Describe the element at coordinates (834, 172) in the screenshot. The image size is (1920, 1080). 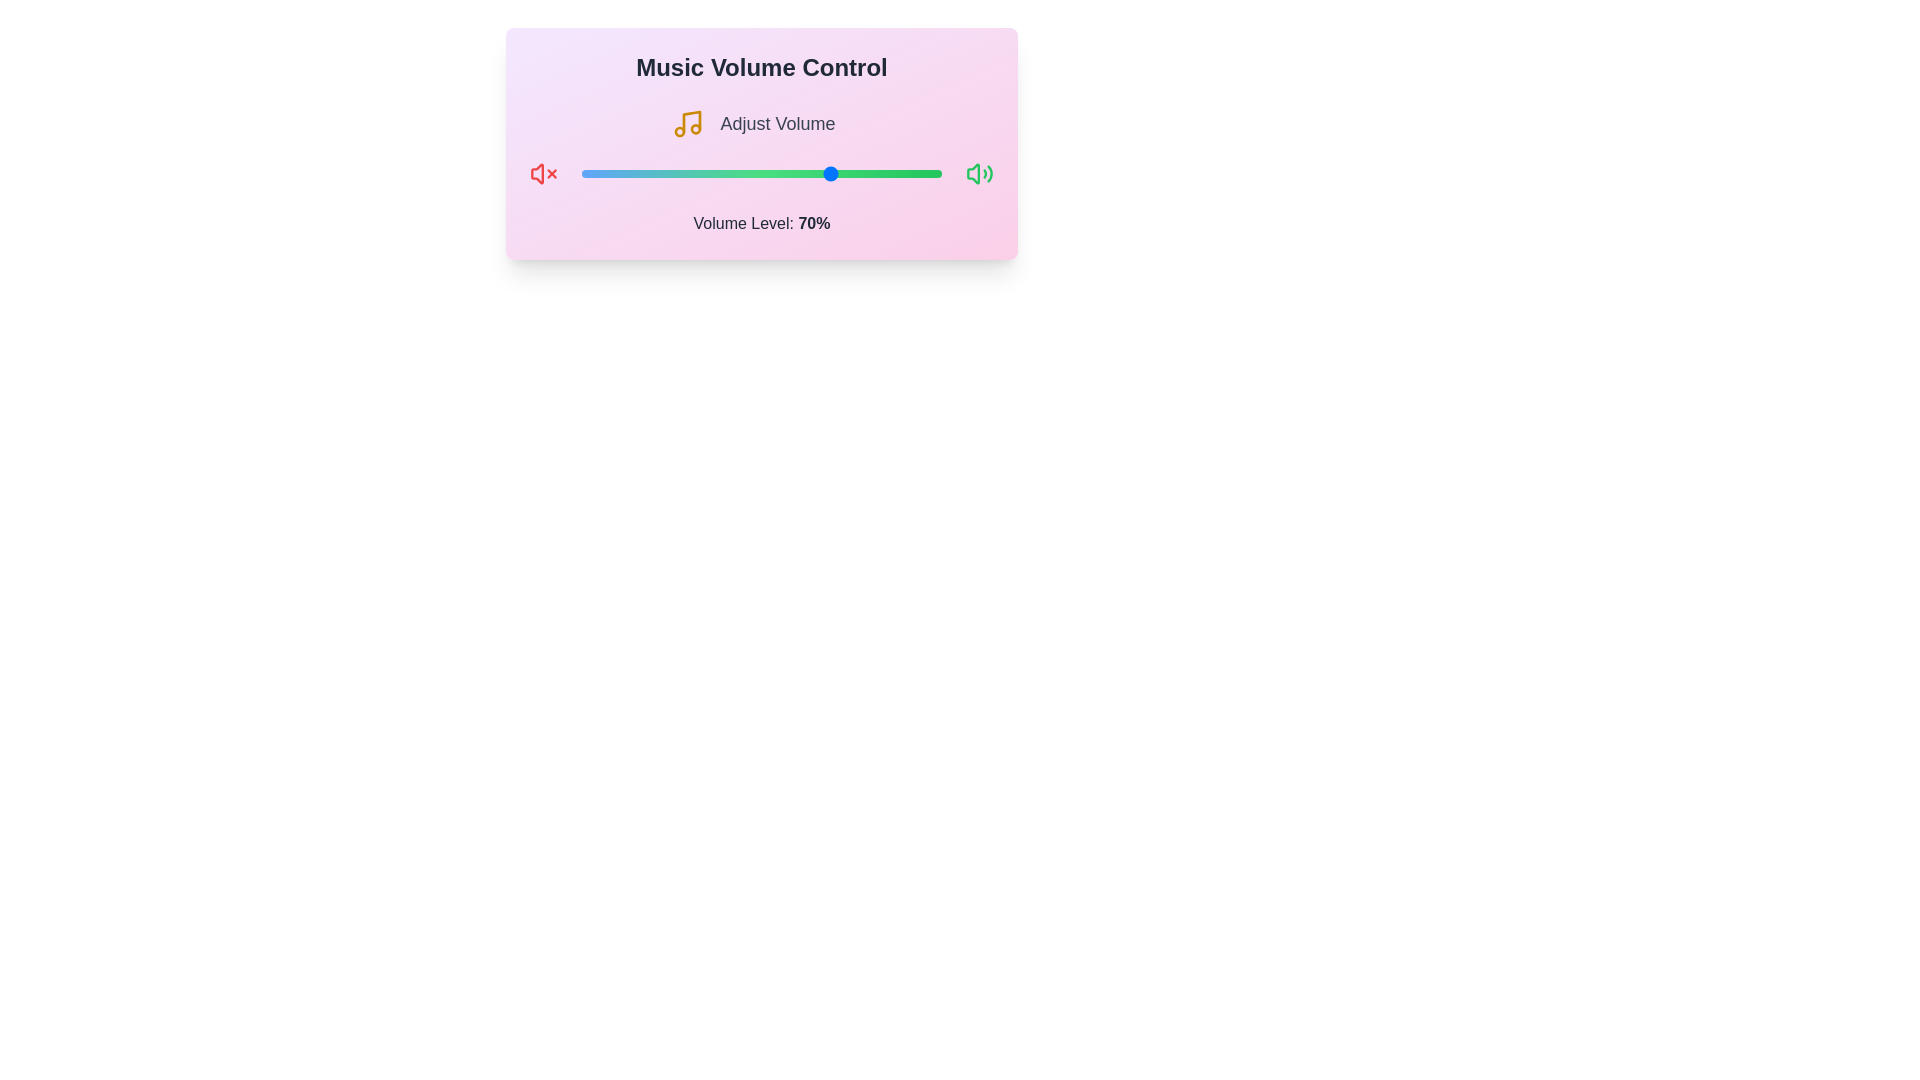
I see `the volume slider to 70%` at that location.